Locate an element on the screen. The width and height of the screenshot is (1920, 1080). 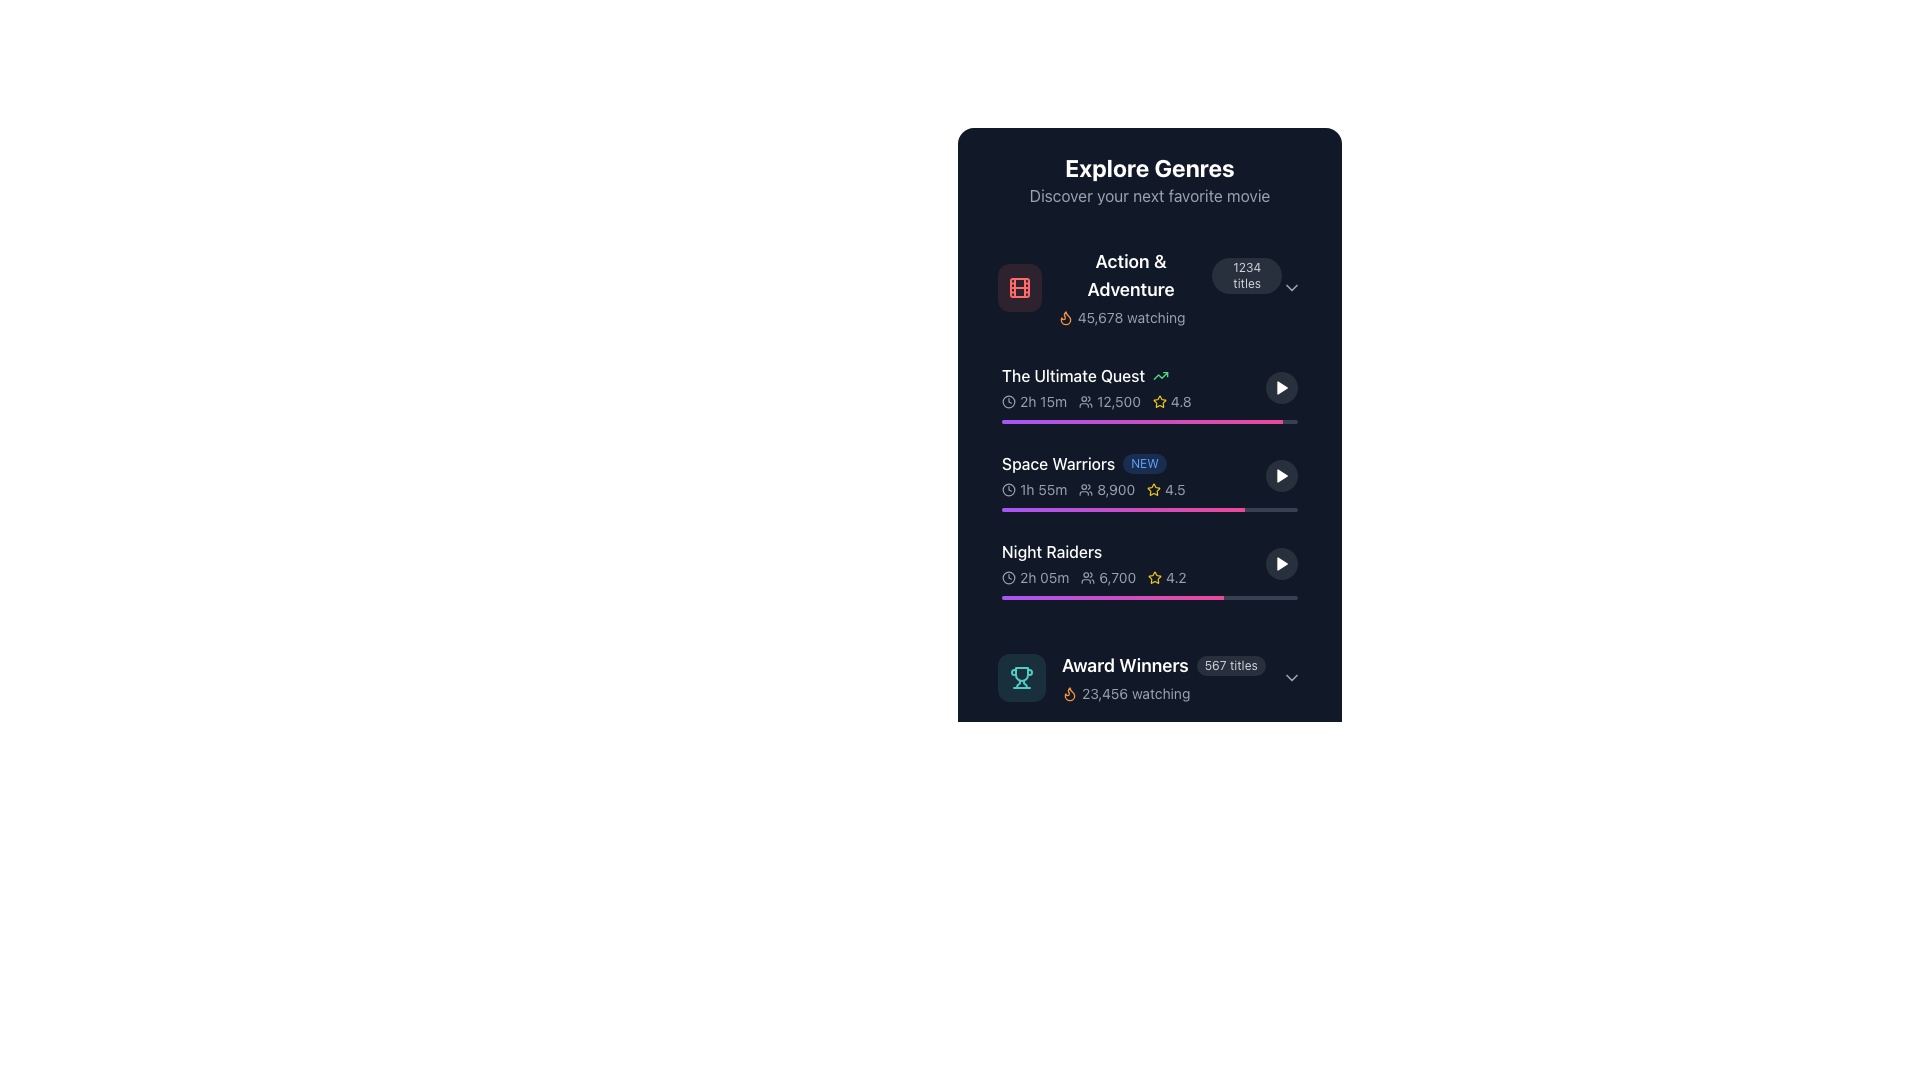
the informational display element that shows the movie's duration, user count, and rating for 'Space Warriors' in the 'Explore Genres' section is located at coordinates (1133, 489).